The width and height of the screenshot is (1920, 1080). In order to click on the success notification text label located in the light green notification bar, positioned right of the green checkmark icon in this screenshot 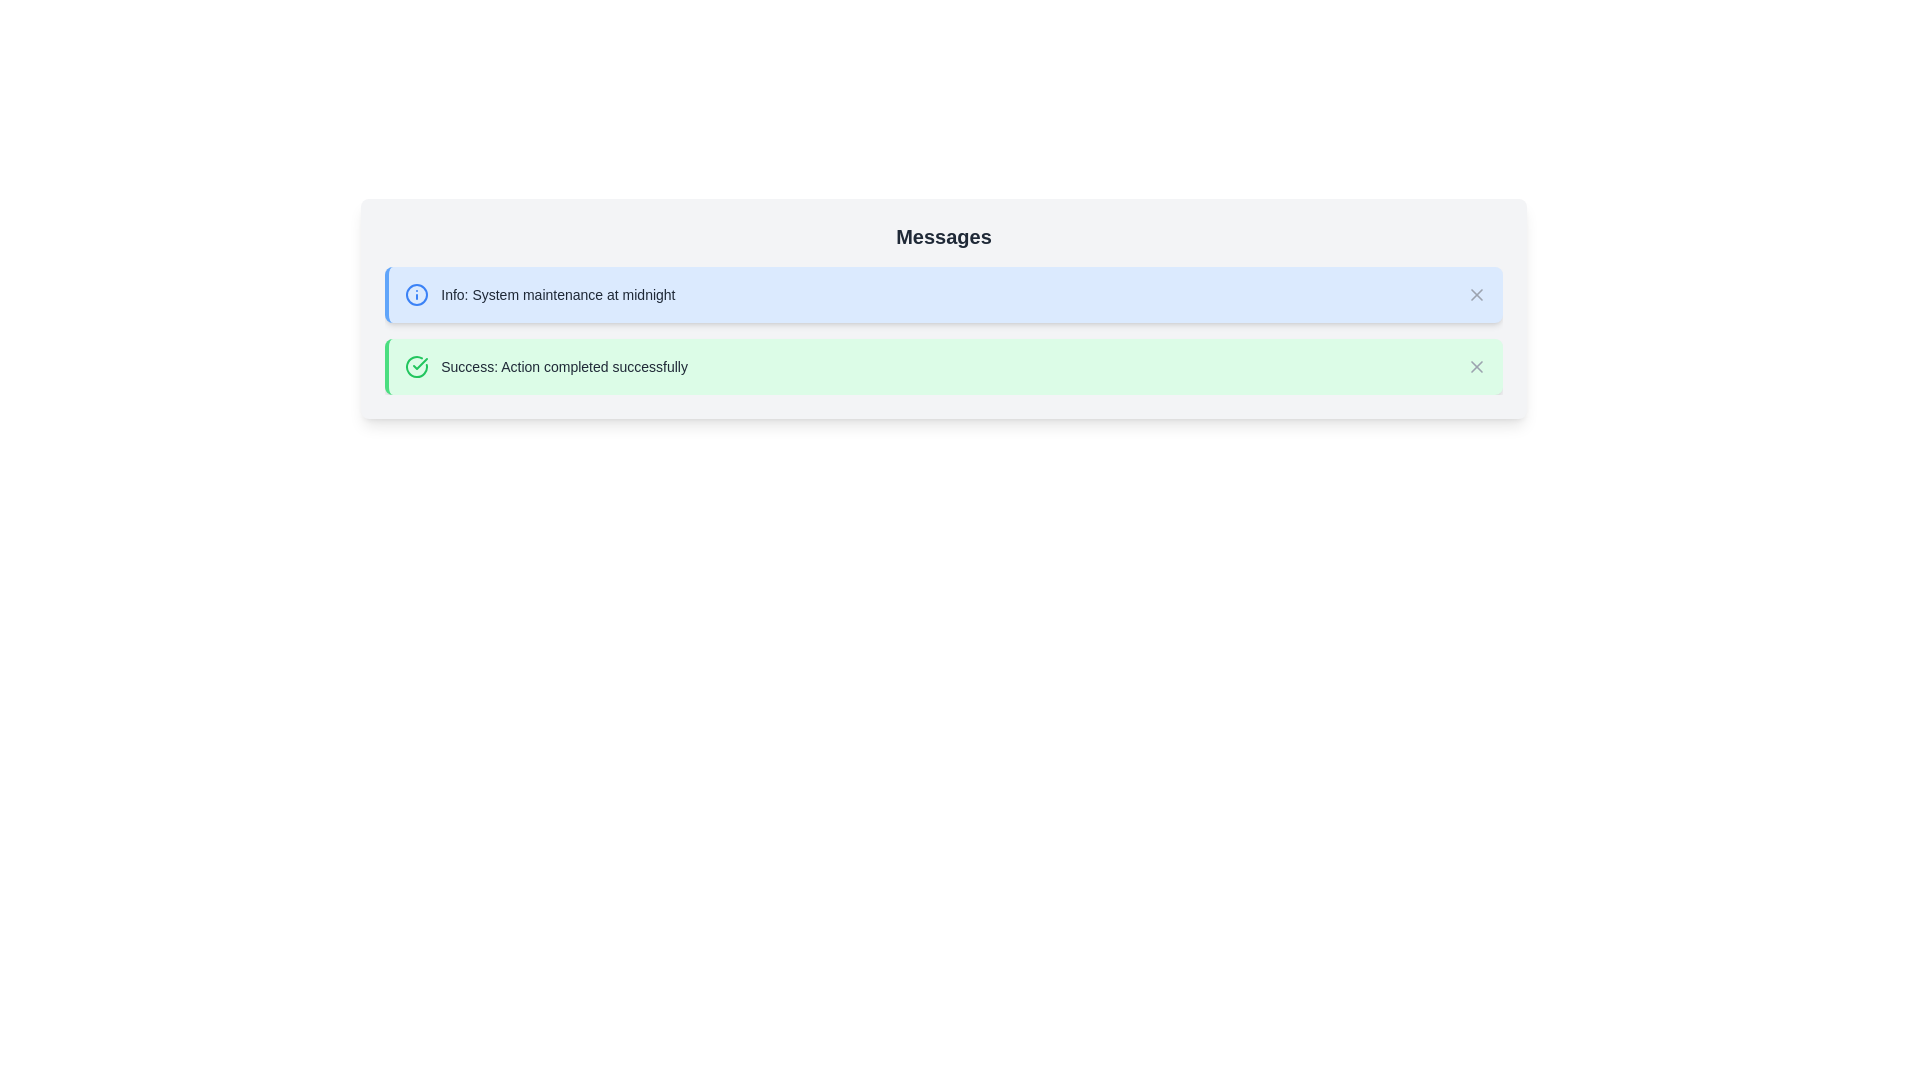, I will do `click(563, 366)`.